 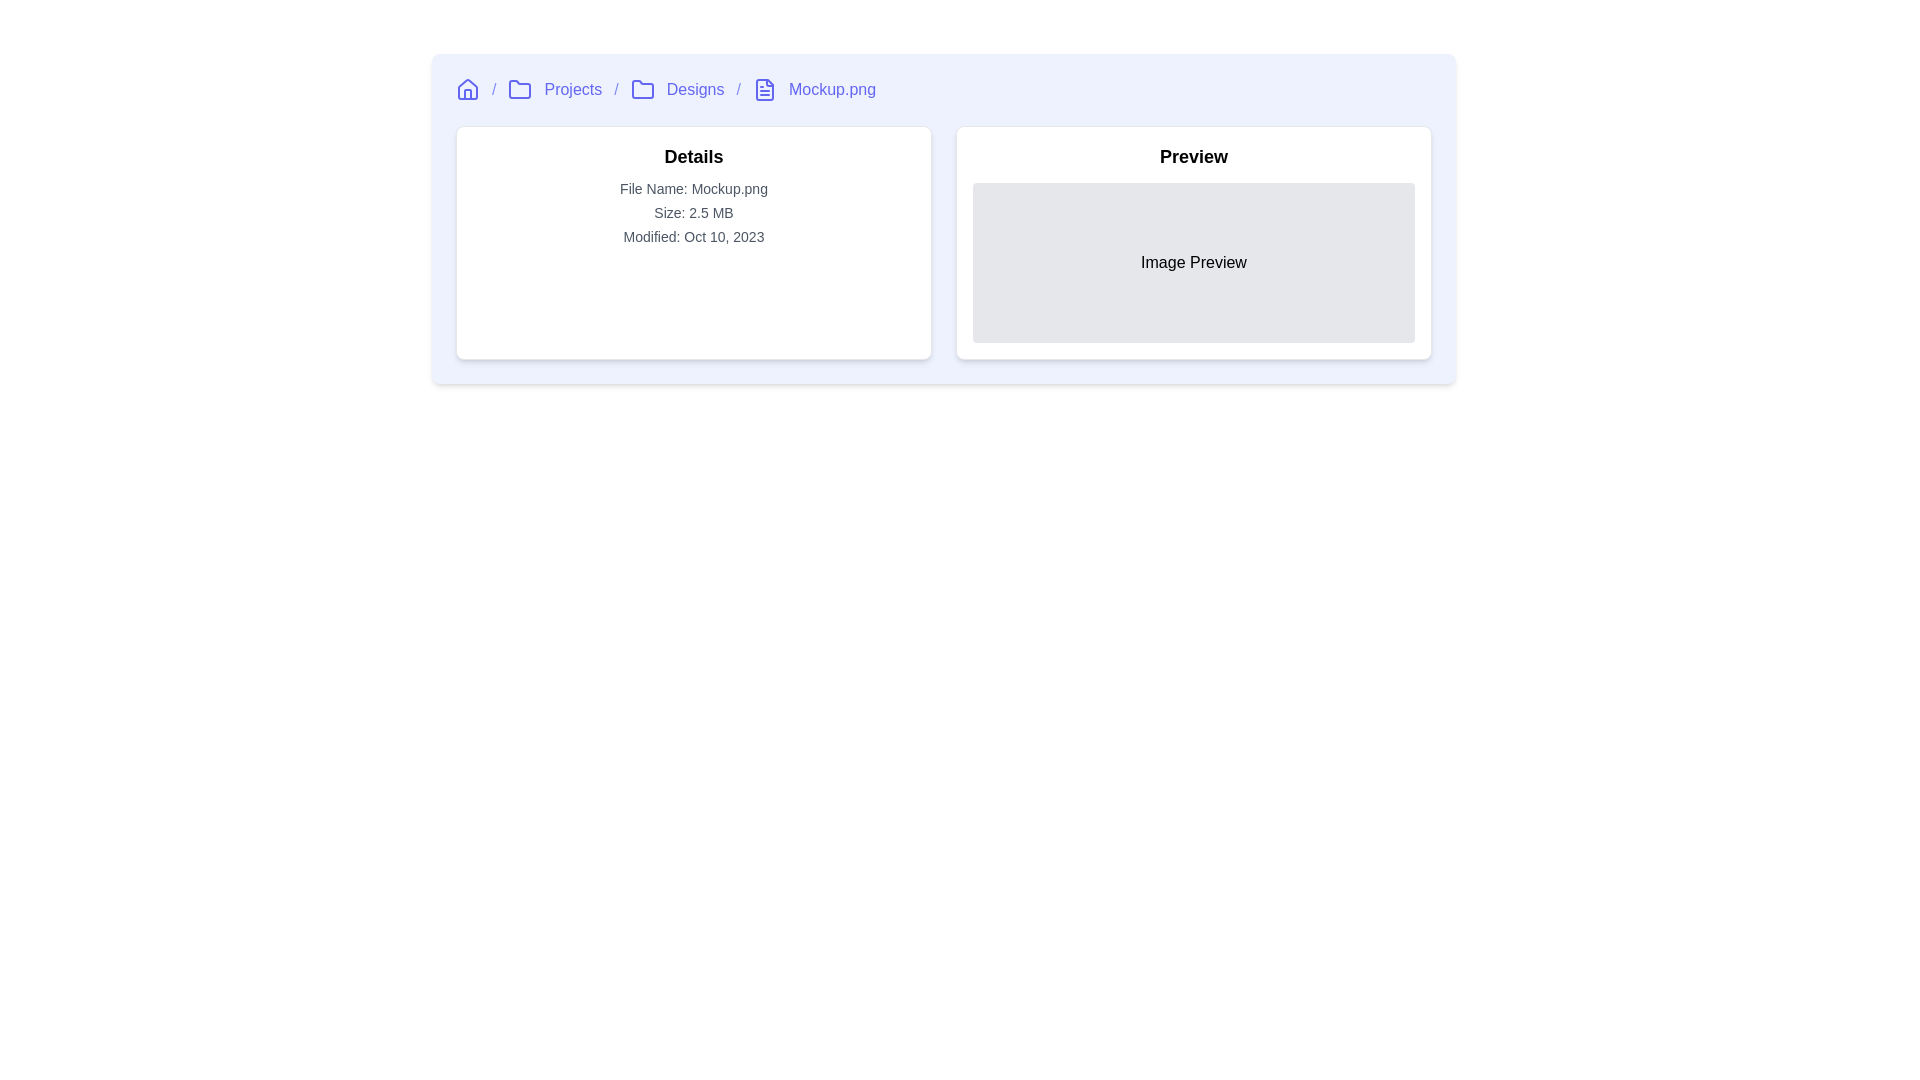 I want to click on the text label displaying 'File Name: Mockup.png', which is located within a white card below the 'Details' header, so click(x=694, y=189).